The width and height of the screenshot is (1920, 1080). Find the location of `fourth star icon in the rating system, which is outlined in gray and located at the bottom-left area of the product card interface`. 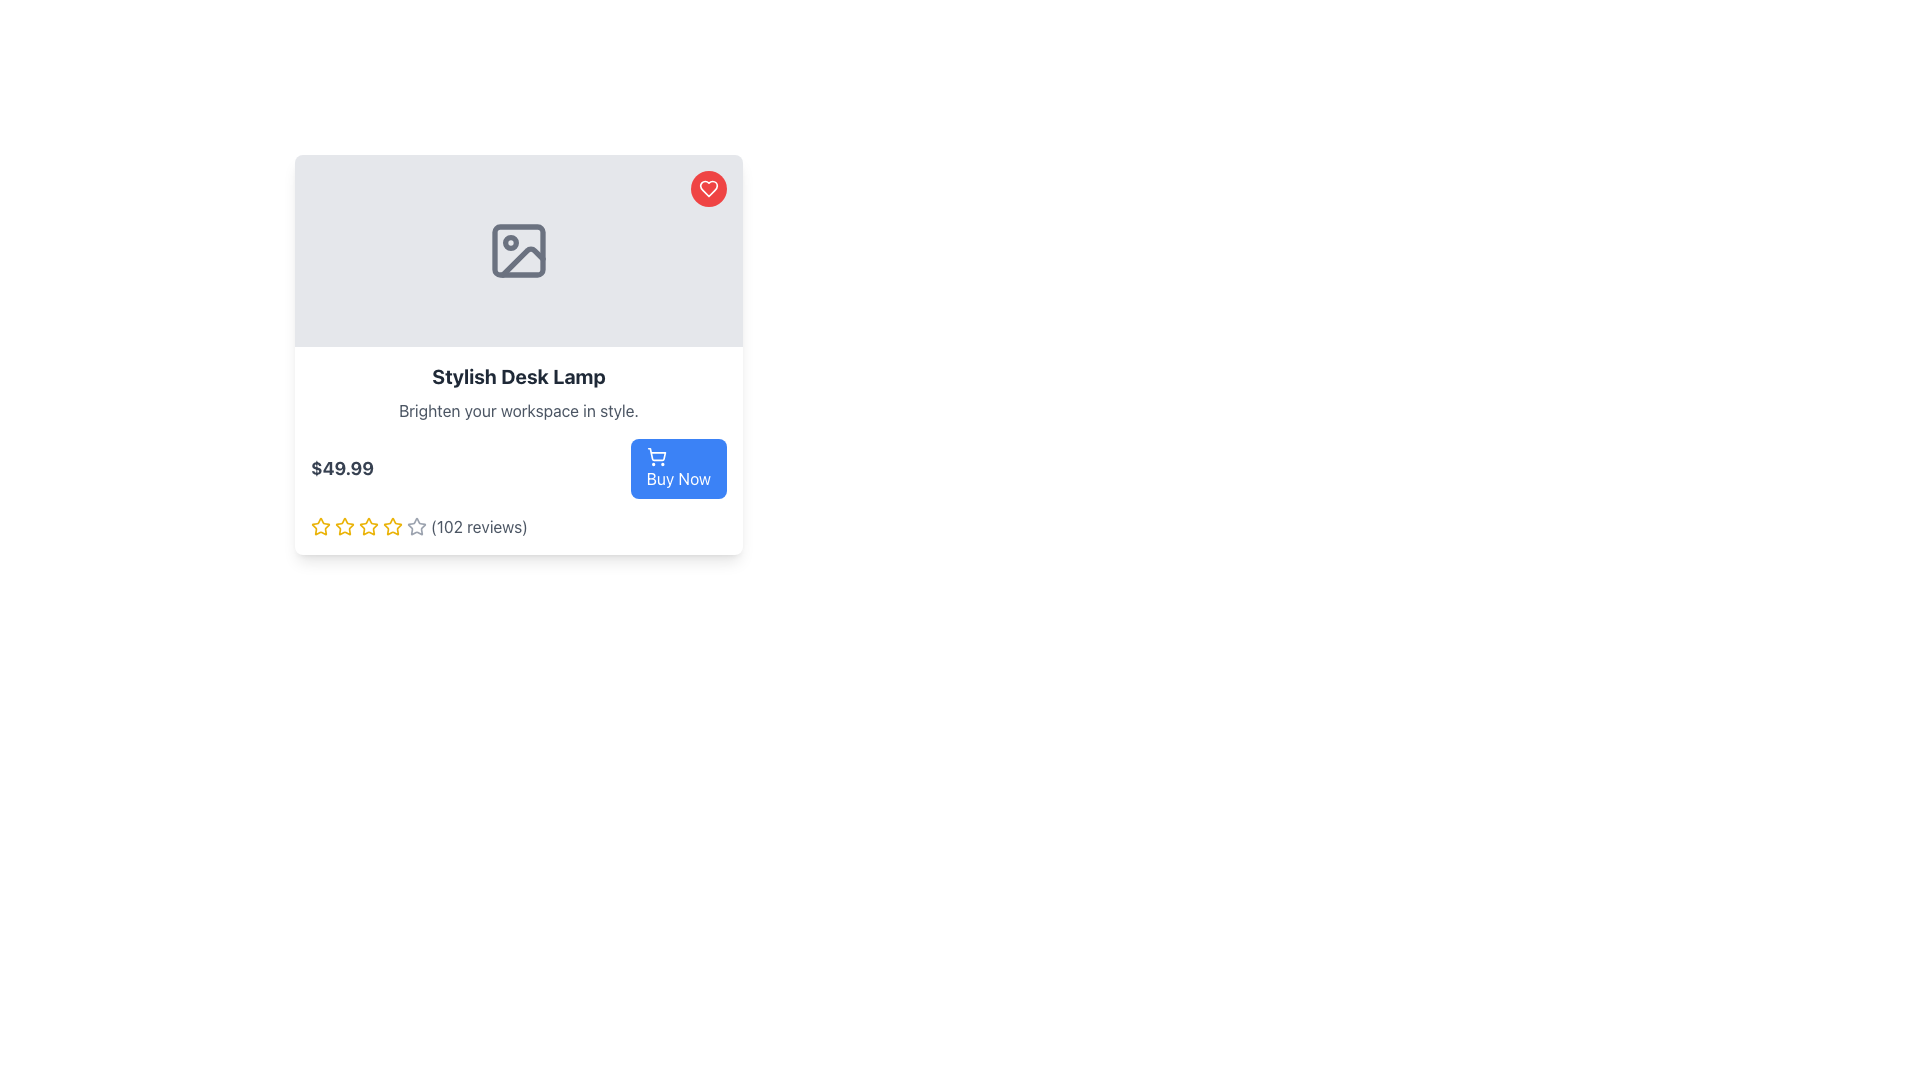

fourth star icon in the rating system, which is outlined in gray and located at the bottom-left area of the product card interface is located at coordinates (416, 525).